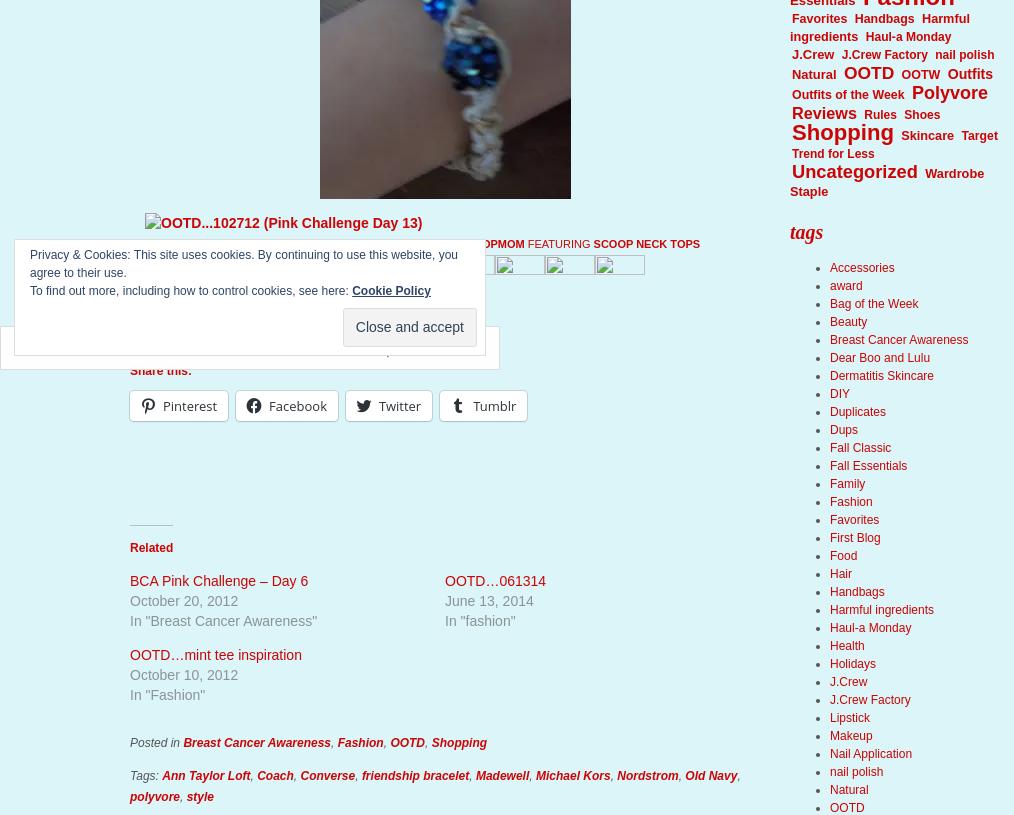  What do you see at coordinates (302, 244) in the screenshot?
I see `'OOTD…102712 (Pink Challenge Day 13)'` at bounding box center [302, 244].